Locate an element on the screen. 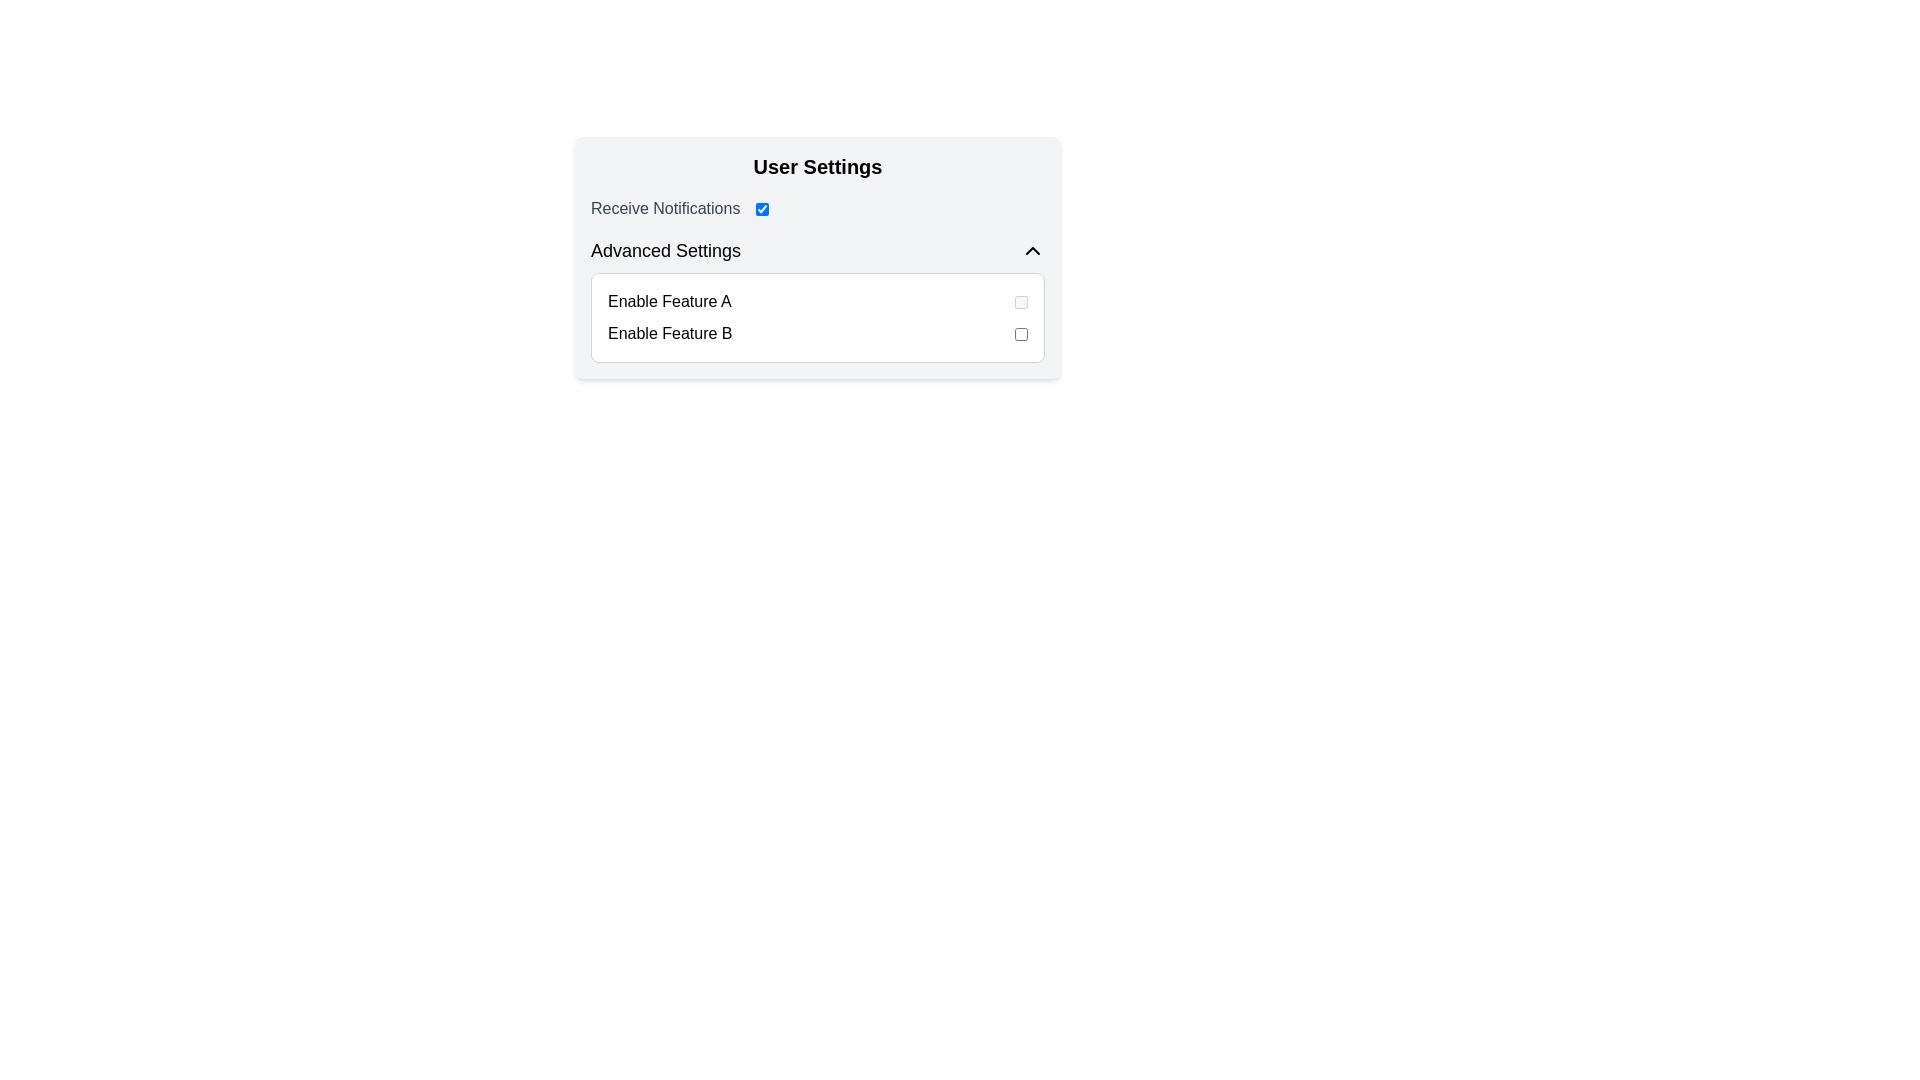 The height and width of the screenshot is (1080, 1920). the collapse button in the 'Advanced Settings' section is located at coordinates (1032, 249).